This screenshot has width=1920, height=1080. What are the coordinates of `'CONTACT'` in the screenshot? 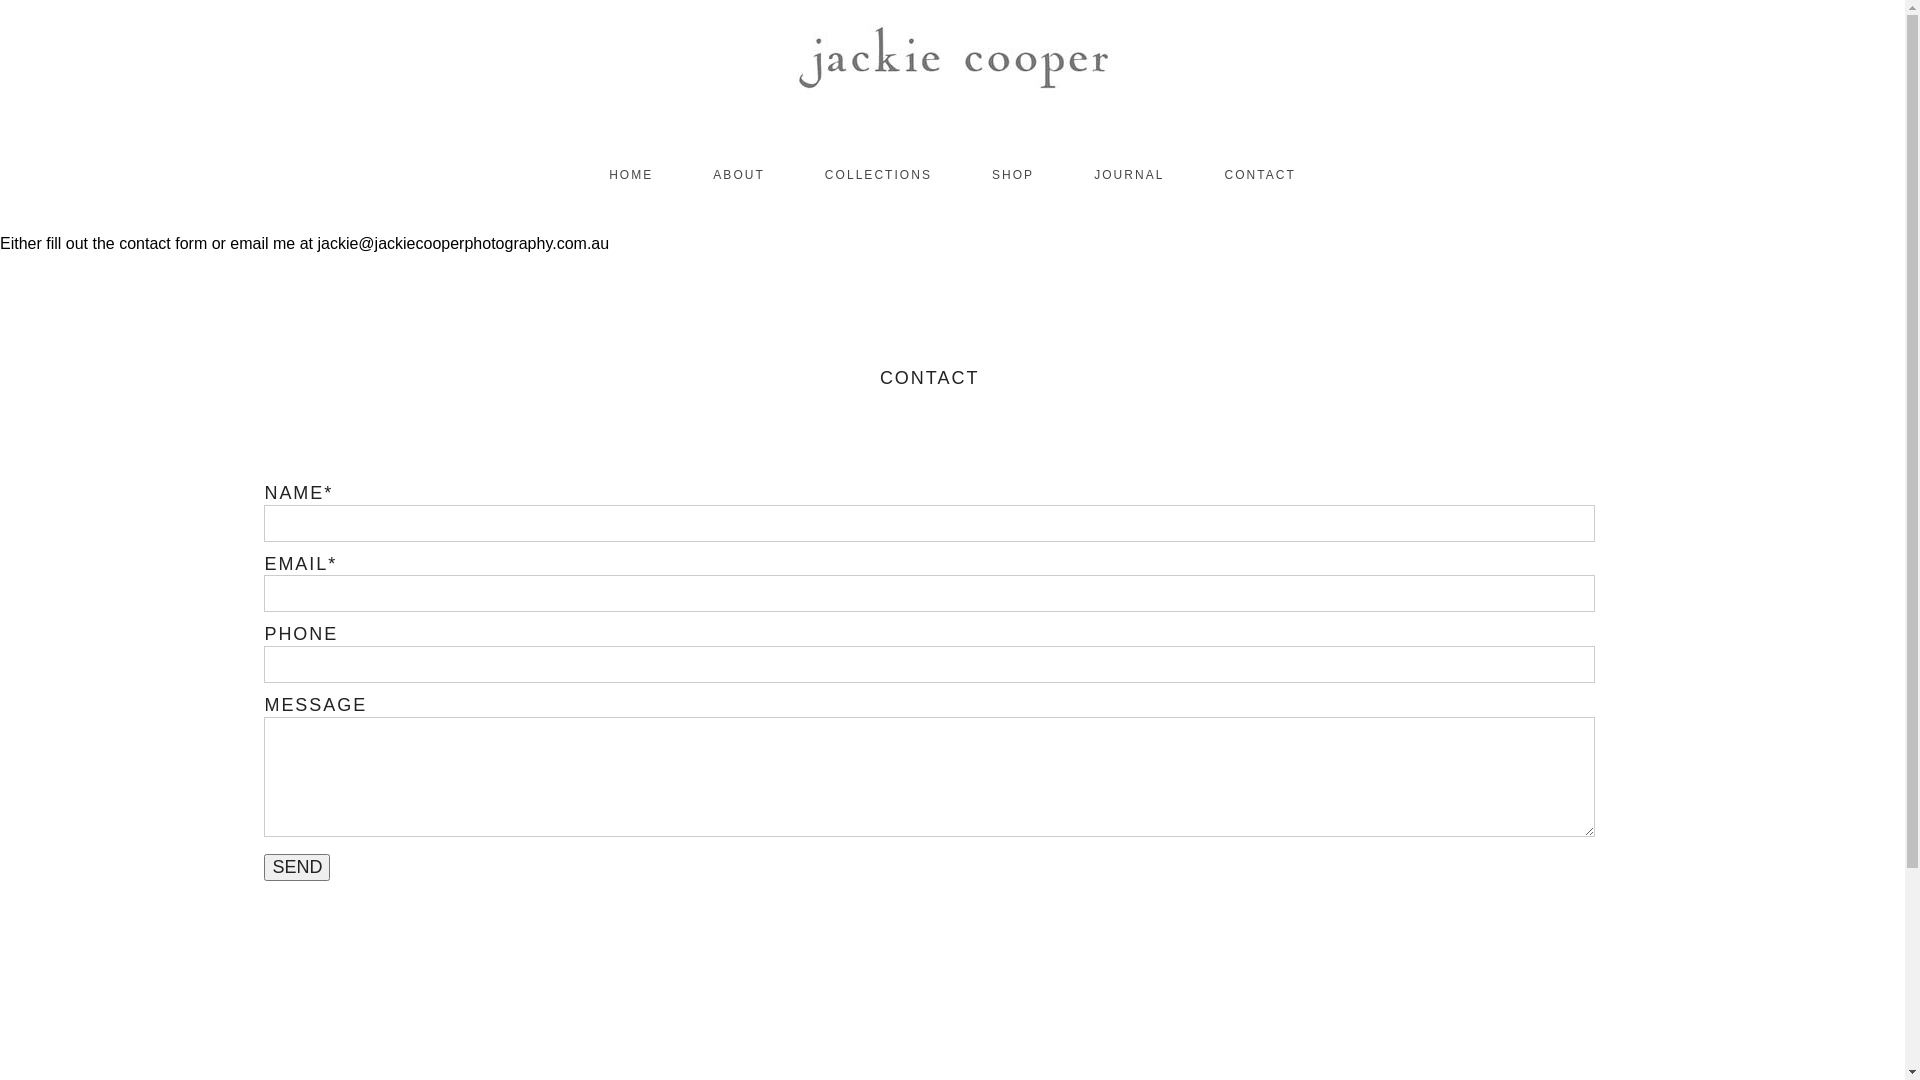 It's located at (1258, 173).